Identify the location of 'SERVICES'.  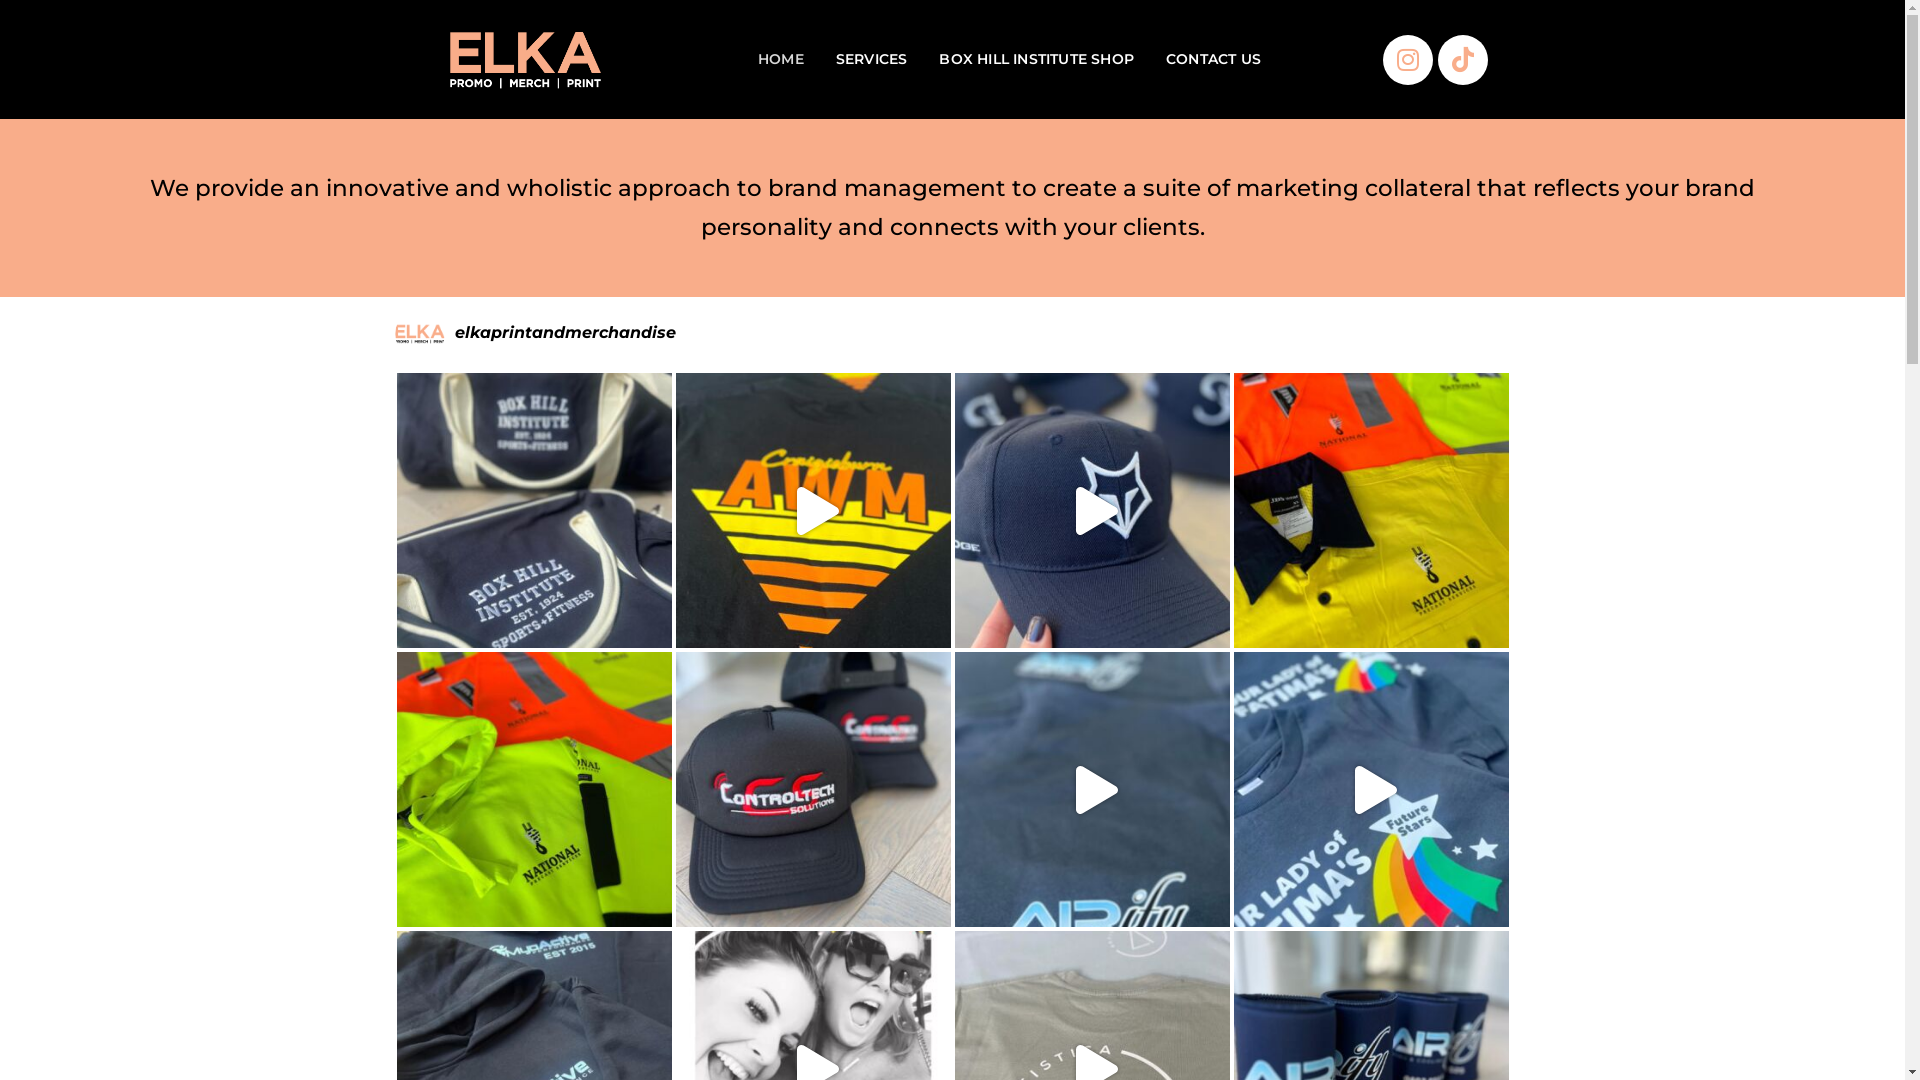
(872, 58).